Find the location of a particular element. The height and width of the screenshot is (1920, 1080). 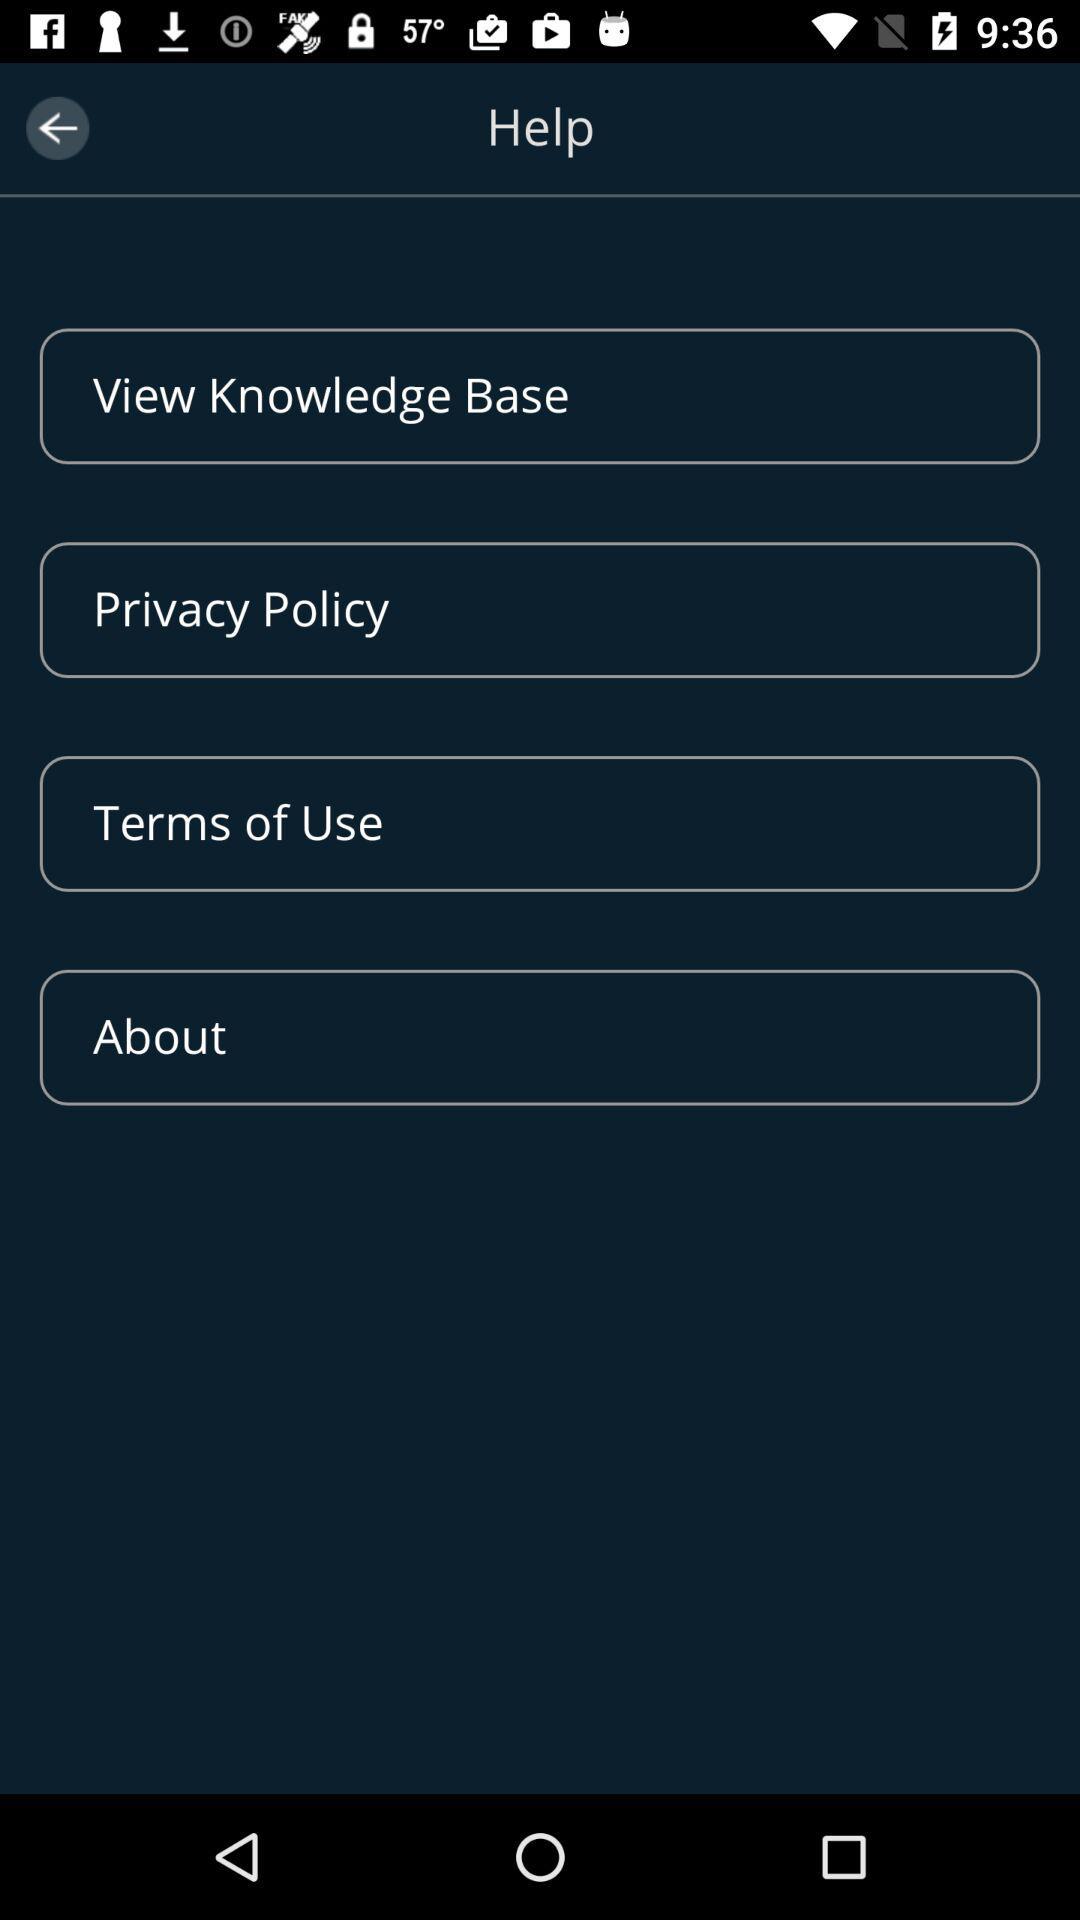

a button view knowledge base on page is located at coordinates (540, 396).